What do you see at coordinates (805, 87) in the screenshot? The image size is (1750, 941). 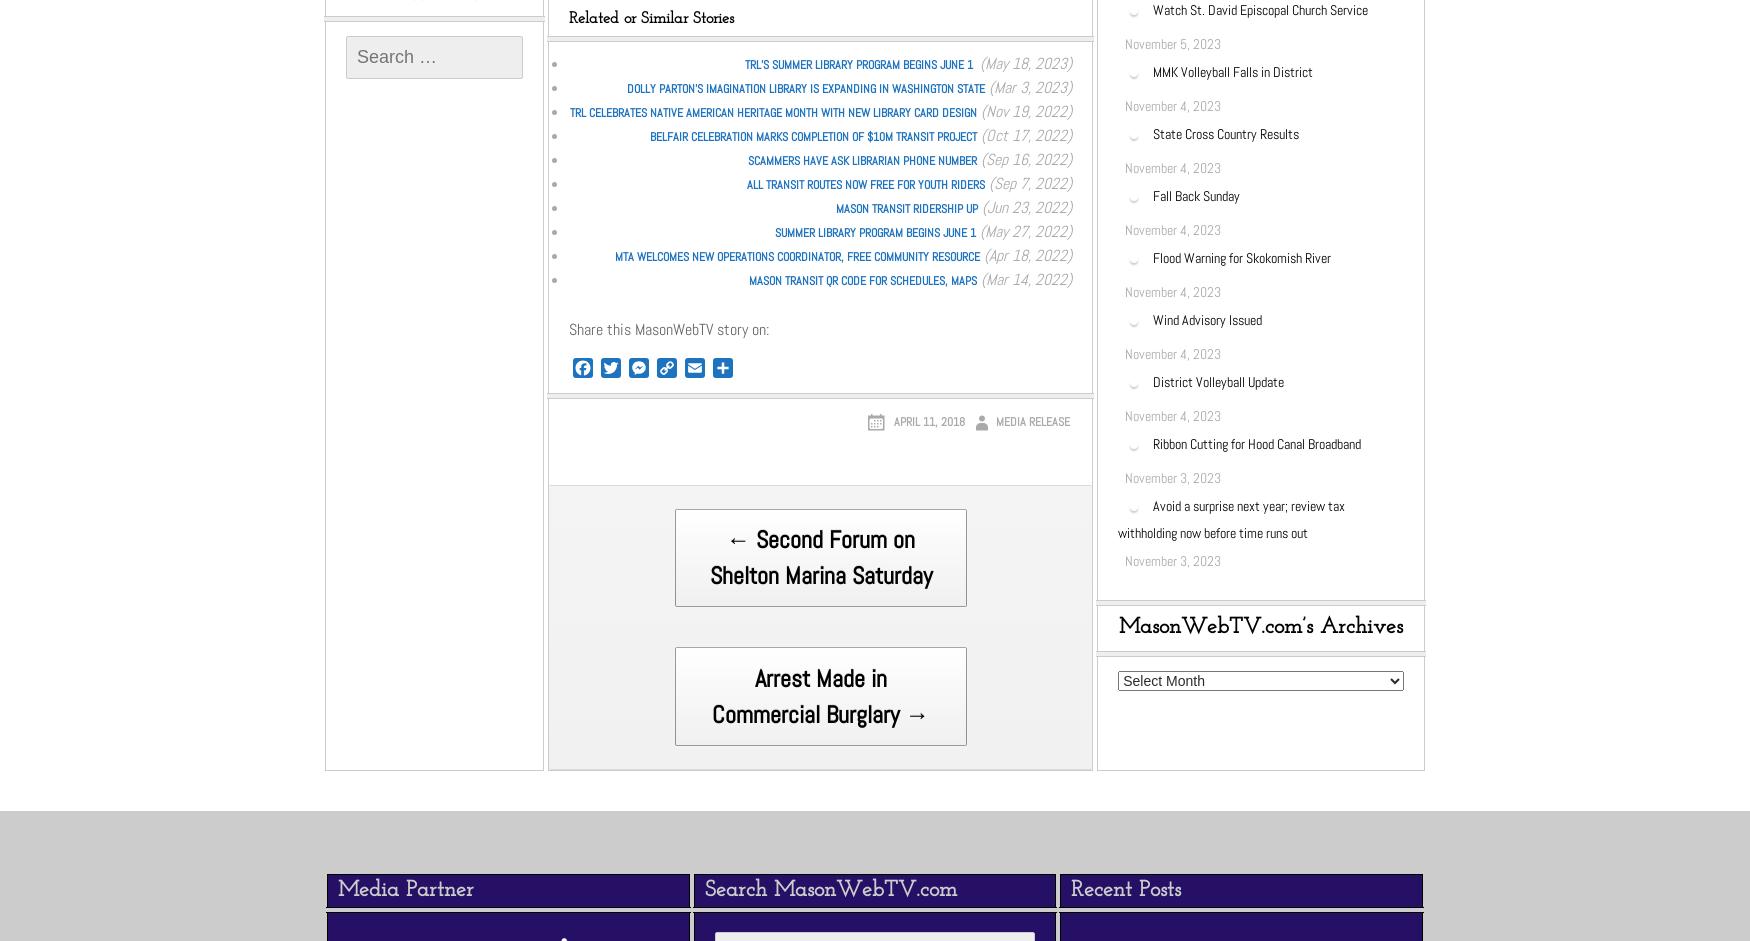 I see `'Dolly Parton’s Imagination Library is Expanding in Washington State'` at bounding box center [805, 87].